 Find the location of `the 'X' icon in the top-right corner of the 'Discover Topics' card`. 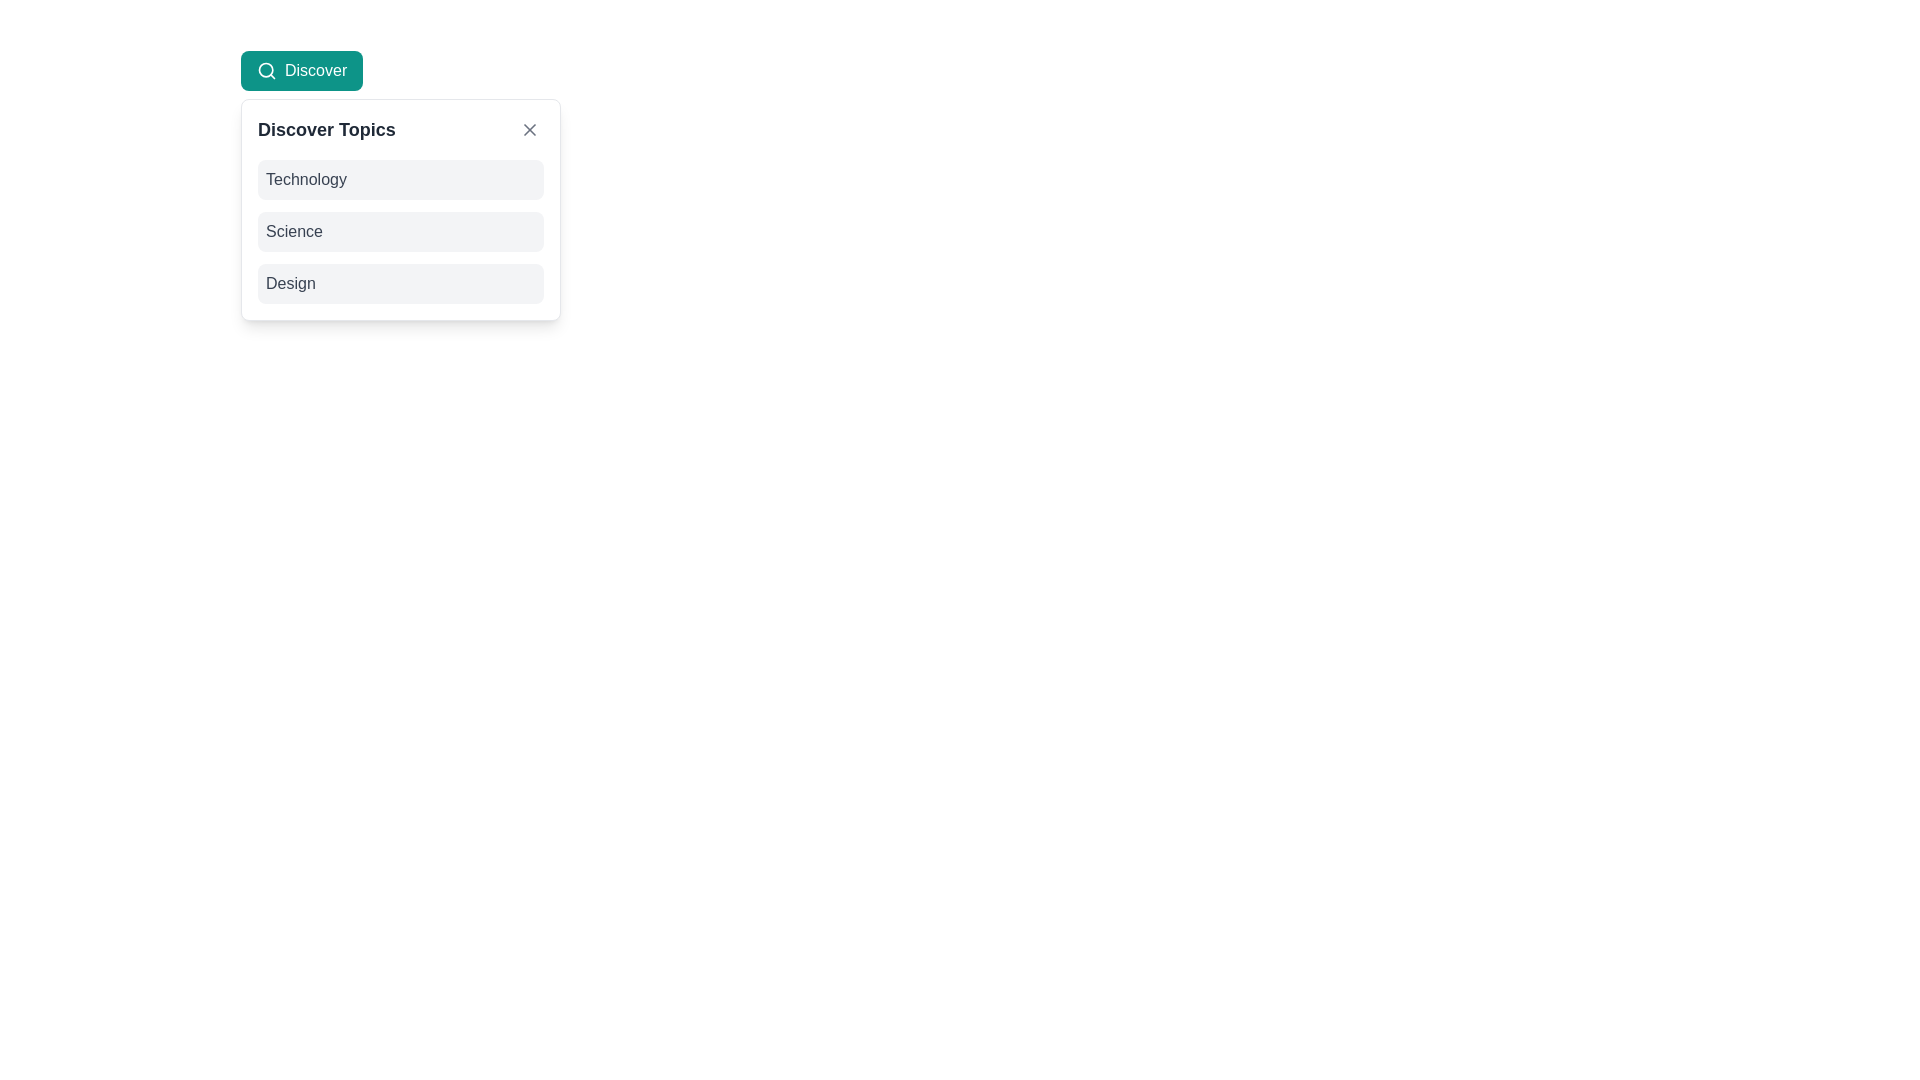

the 'X' icon in the top-right corner of the 'Discover Topics' card is located at coordinates (529, 130).